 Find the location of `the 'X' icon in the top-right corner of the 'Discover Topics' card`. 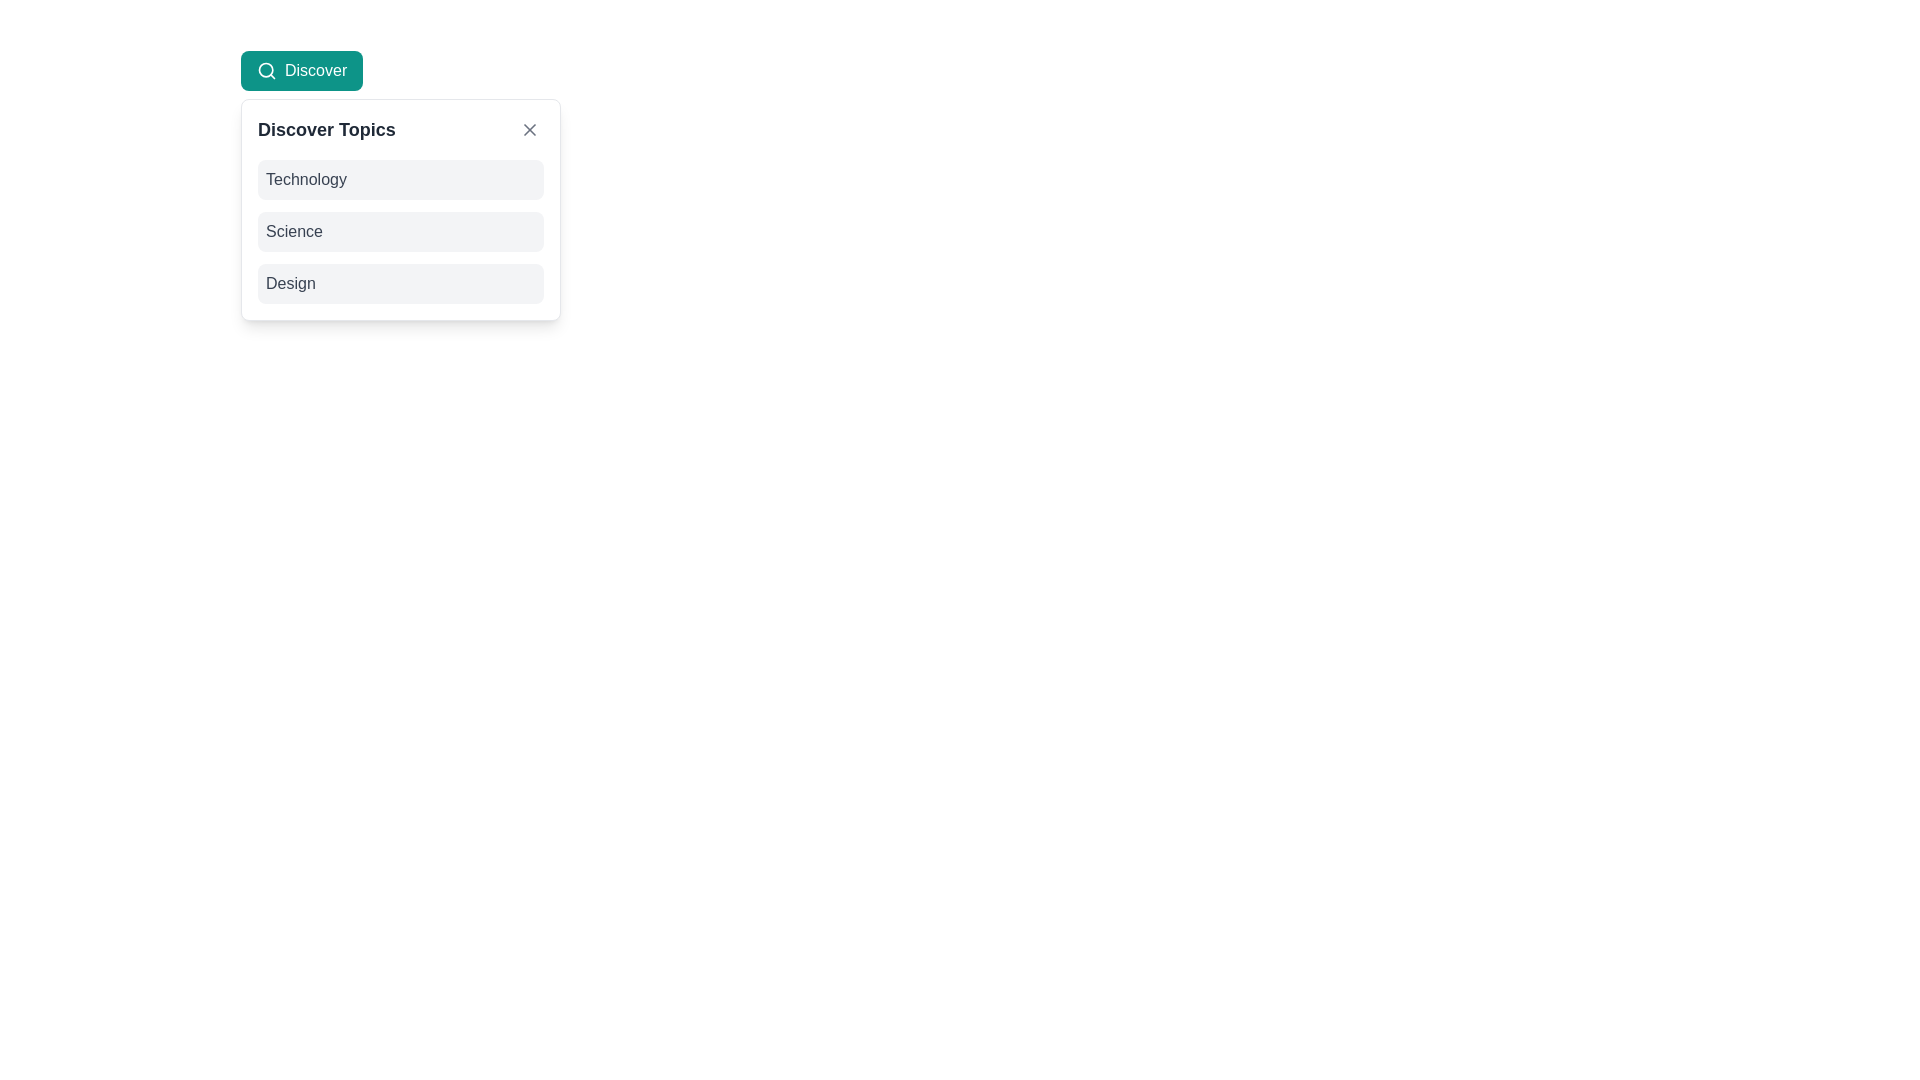

the 'X' icon in the top-right corner of the 'Discover Topics' card is located at coordinates (529, 130).